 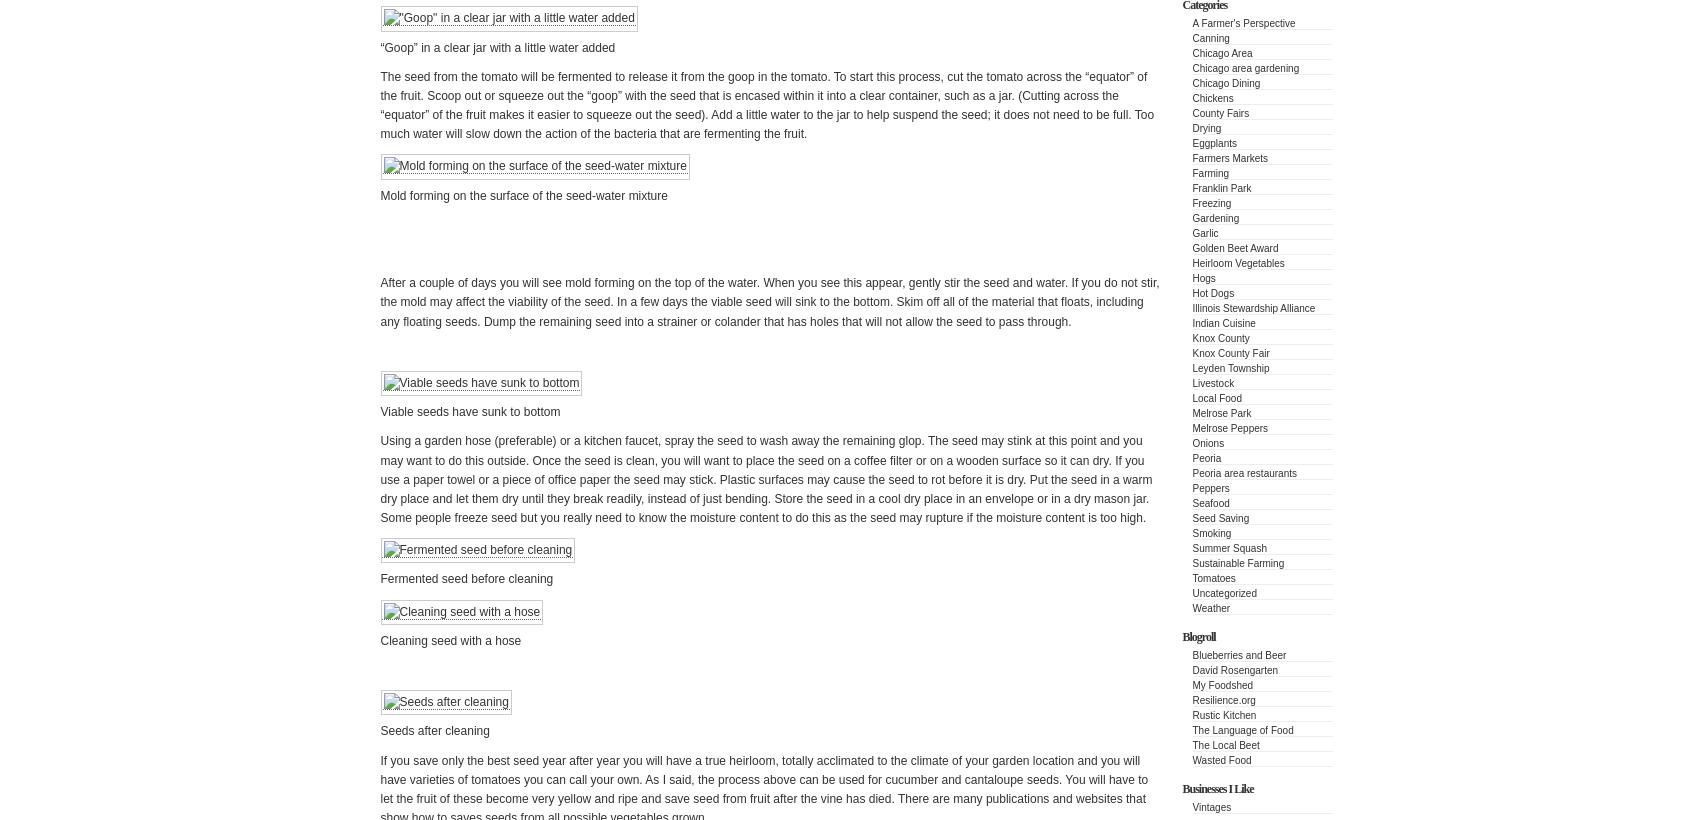 What do you see at coordinates (764, 479) in the screenshot?
I see `'Using a garden hose (preferable) or a kitchen faucet, spray the seed to wash away the remaining glop. The seed may stink at this point and you may want to do this outside. Once the seed is clean, you will want to place the seed on a coffee filter or on a wooden surface so it can dry. If you use a paper towel or a piece of office paper the seed may stick. Plastic surfaces may cause the seed to rot before it is dry. Put the seed in a warm dry place and let them dry until they break readily, instead of just bending. Store the seed in a cool dry place in an envelope or in a dry mason jar. Some people freeze seed but you really need to know the moisture content to do this as the seed may rupture if the moisture content is too high.'` at bounding box center [764, 479].